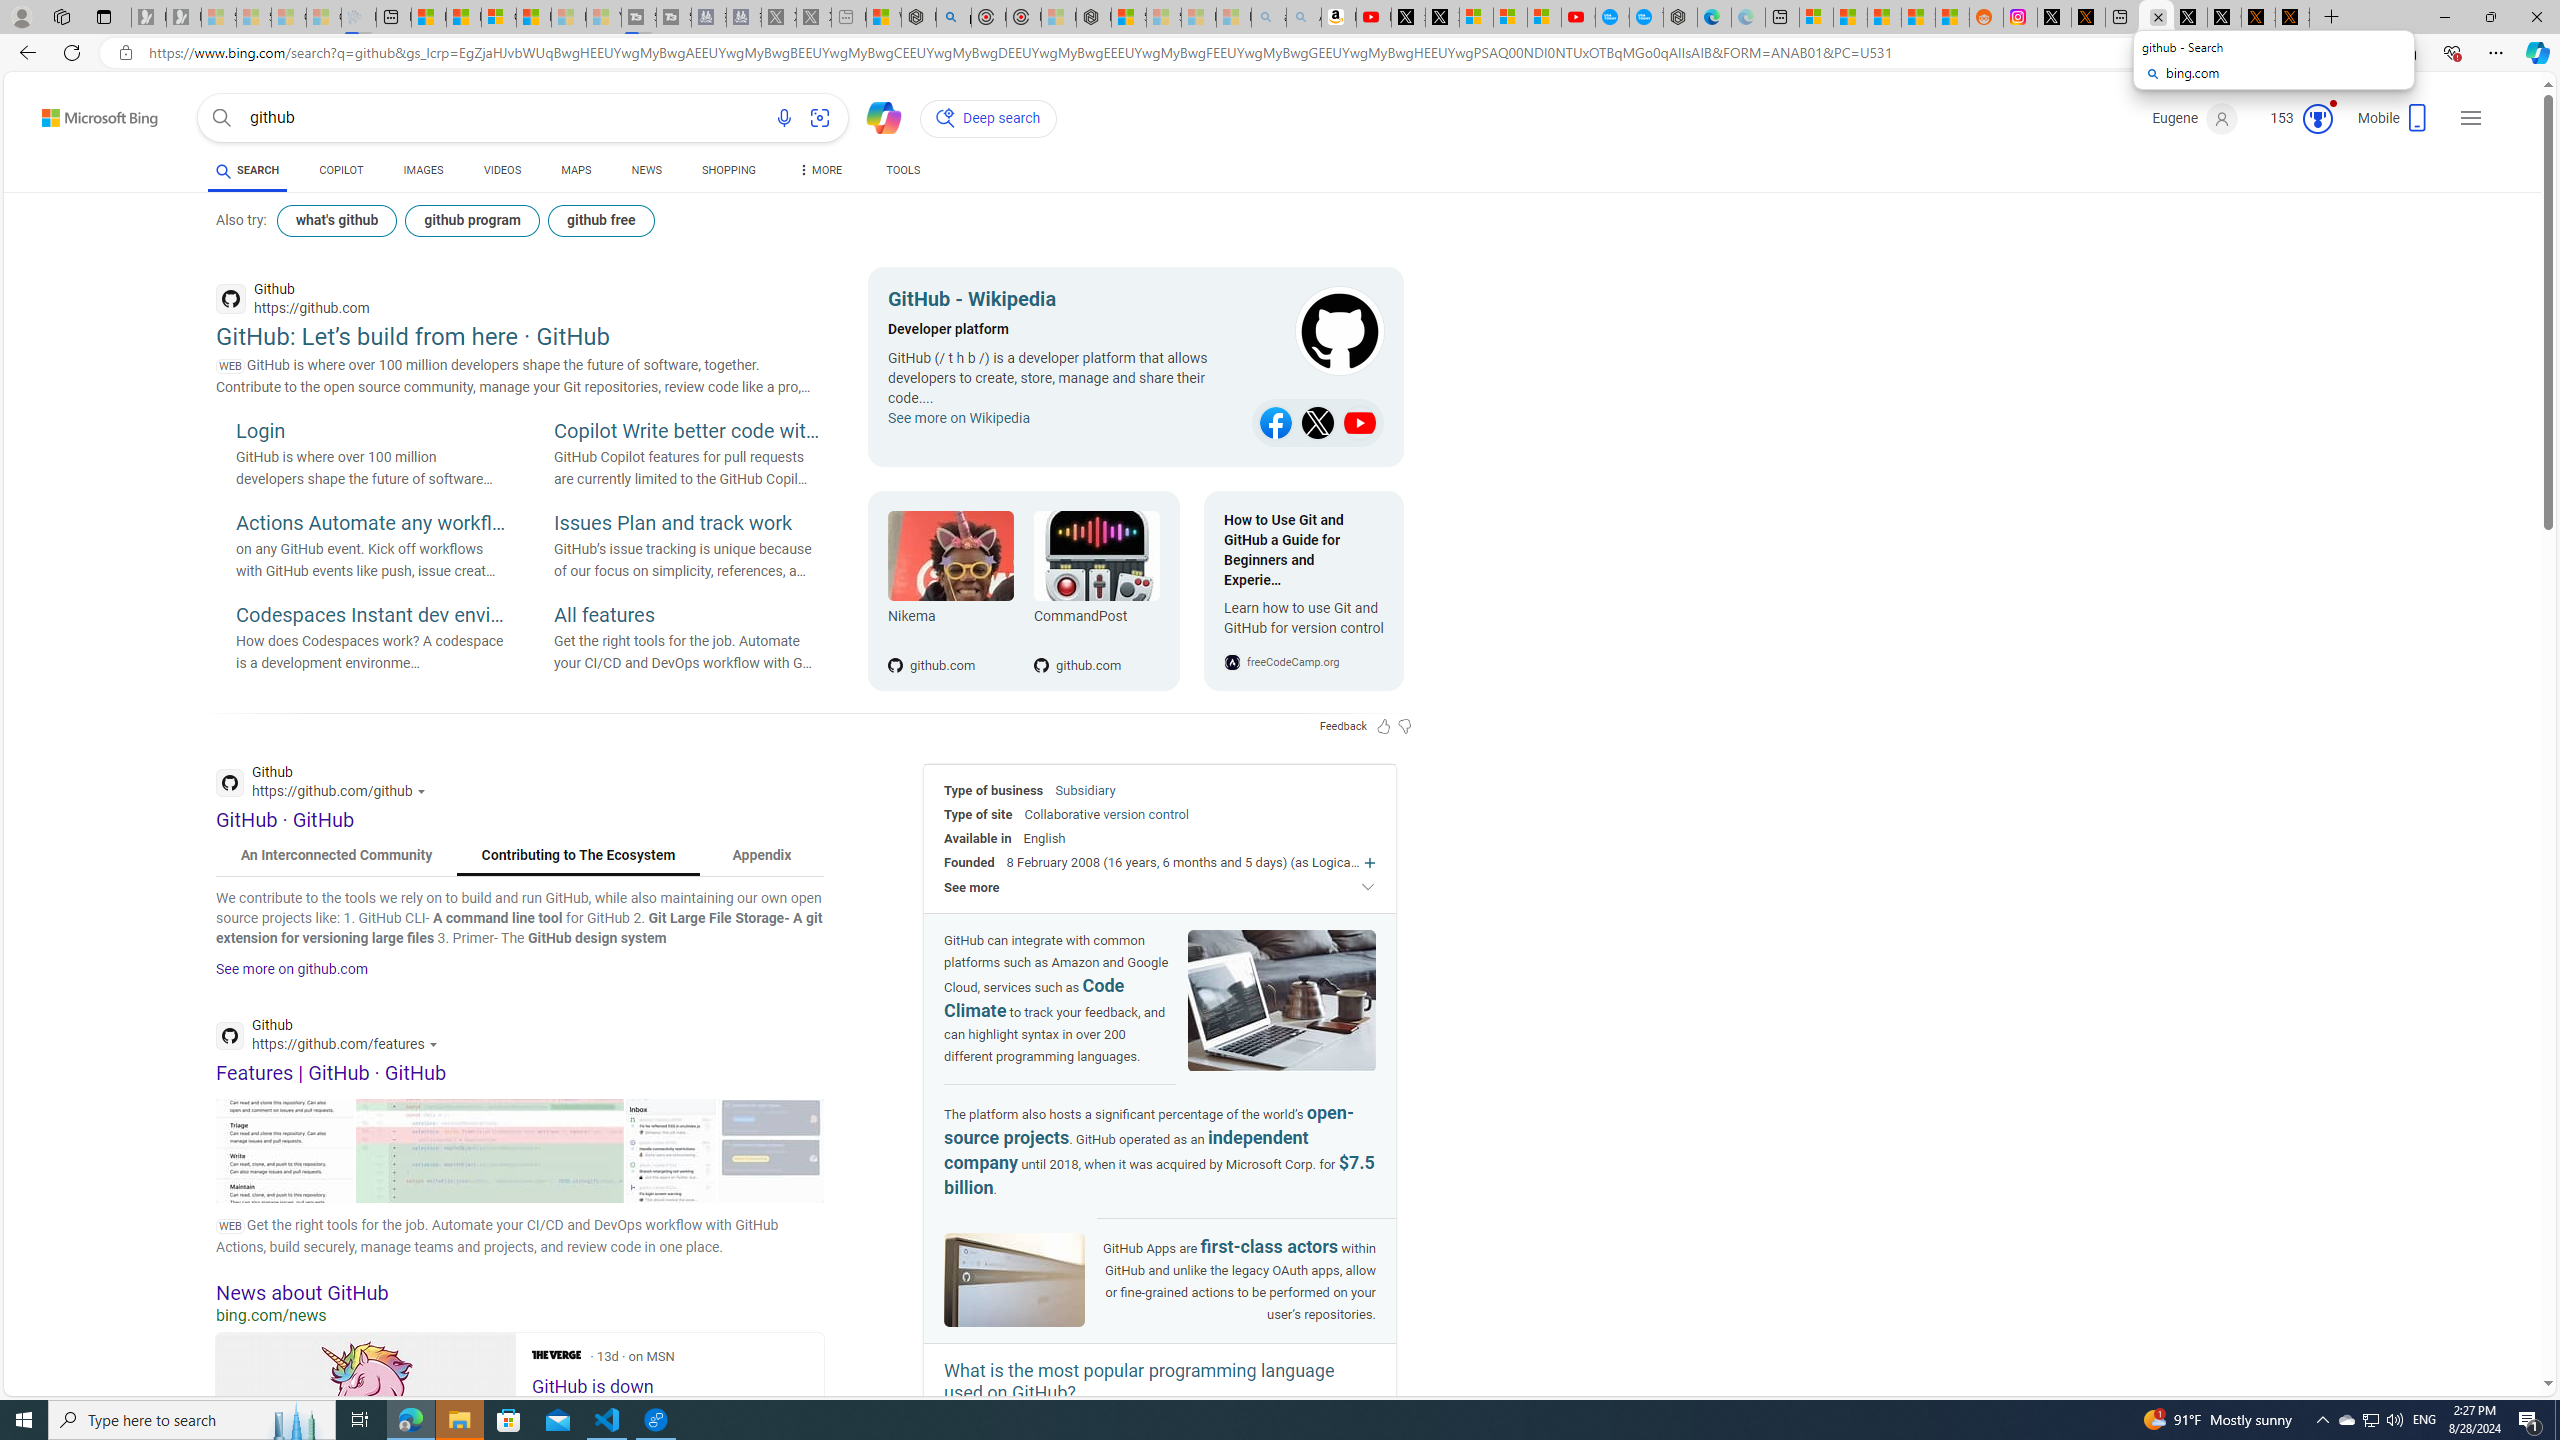 The image size is (2560, 1440). I want to click on 'Shanghai, China Weather trends | Microsoft Weather', so click(1952, 16).